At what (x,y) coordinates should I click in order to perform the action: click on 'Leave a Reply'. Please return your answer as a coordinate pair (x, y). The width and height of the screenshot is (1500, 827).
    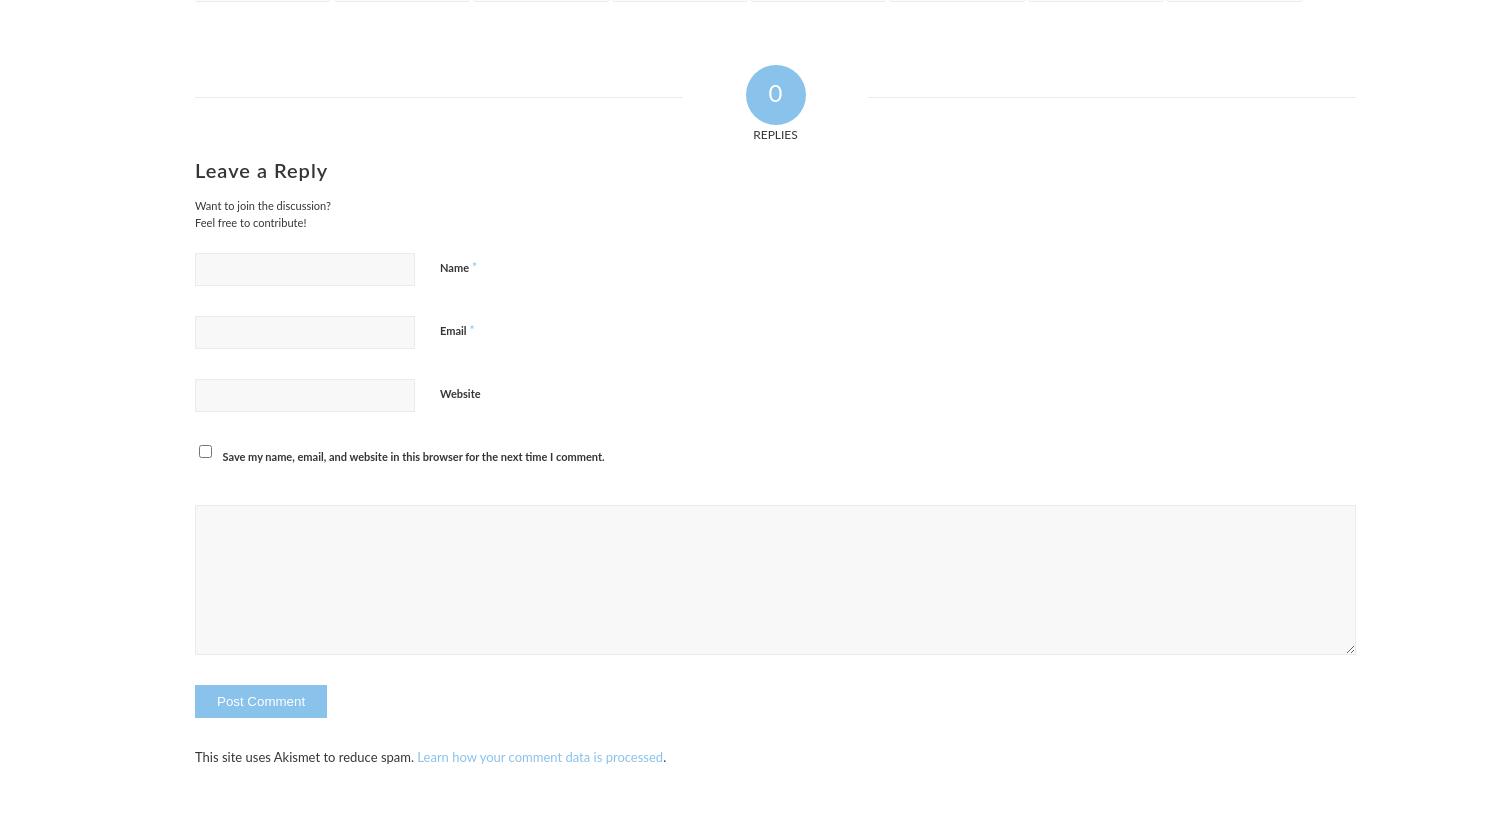
    Looking at the image, I should click on (261, 171).